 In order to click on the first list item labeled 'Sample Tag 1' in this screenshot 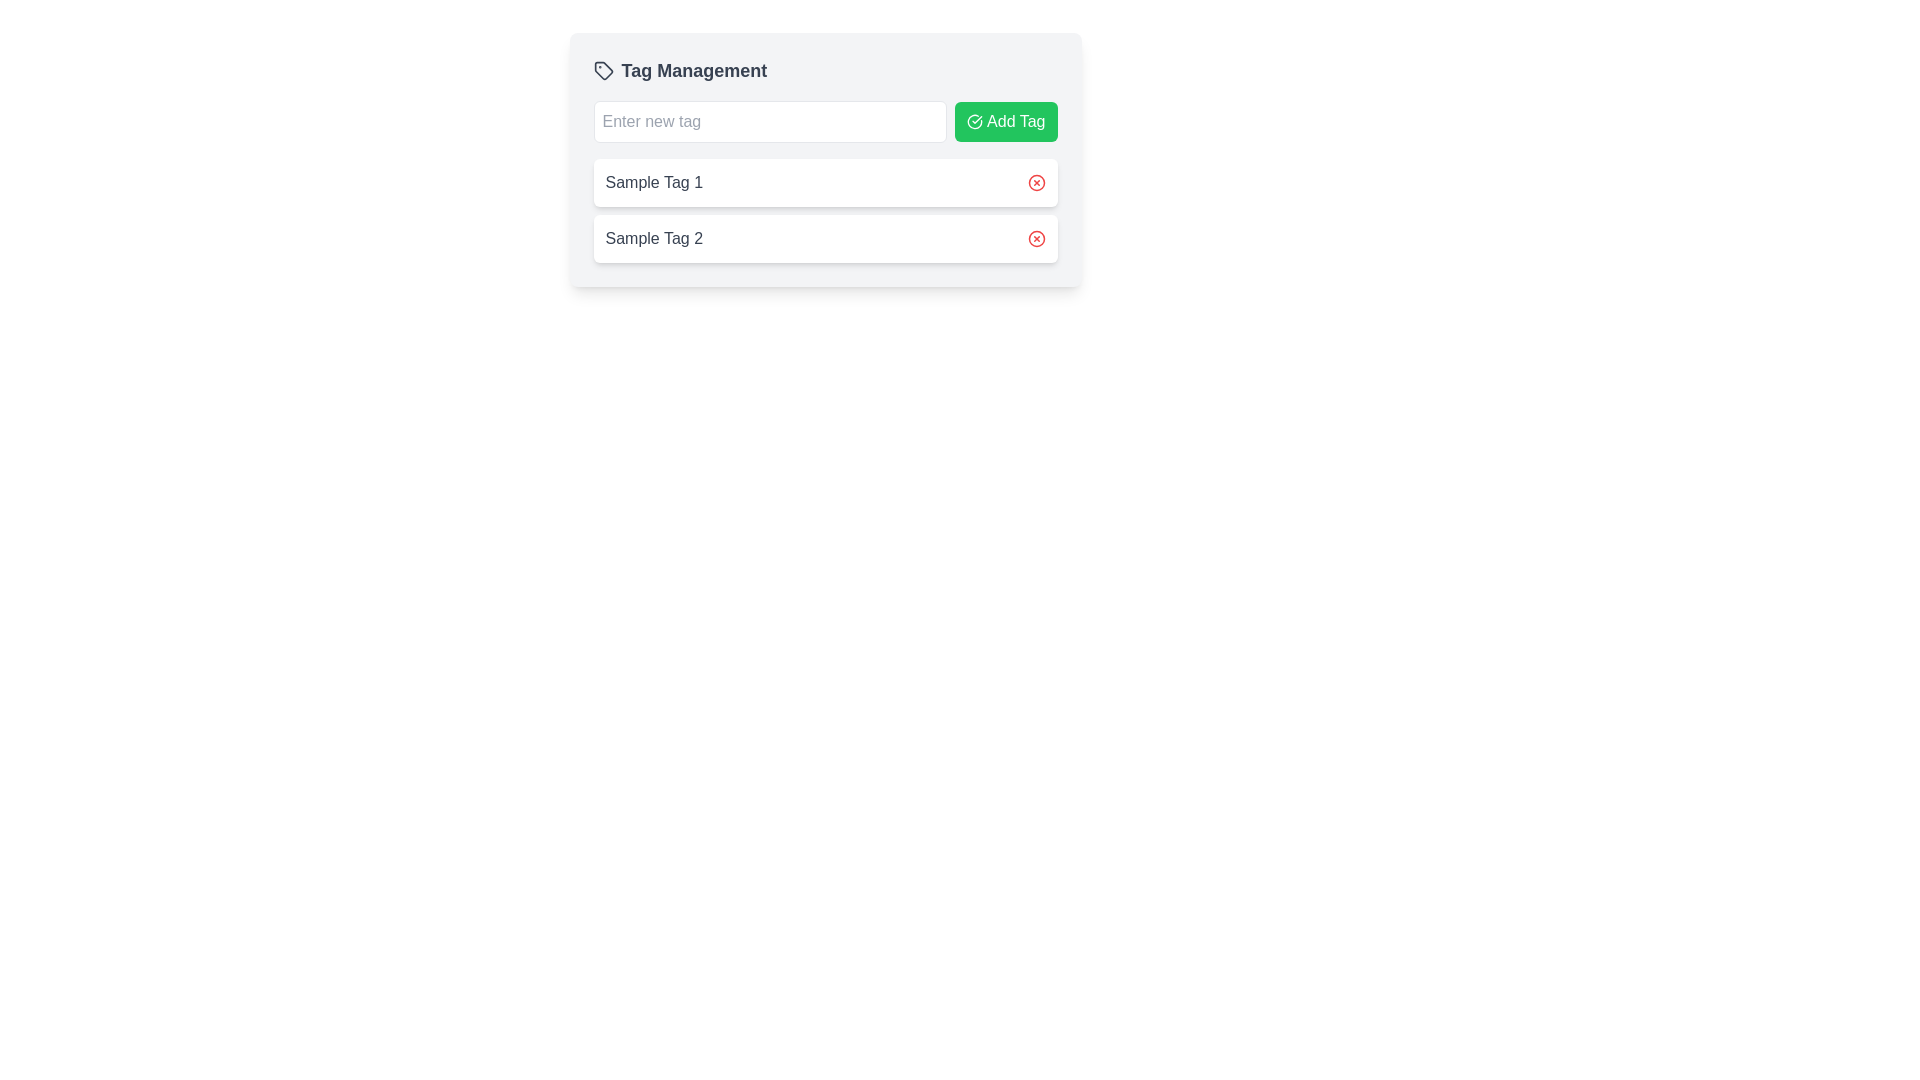, I will do `click(825, 182)`.